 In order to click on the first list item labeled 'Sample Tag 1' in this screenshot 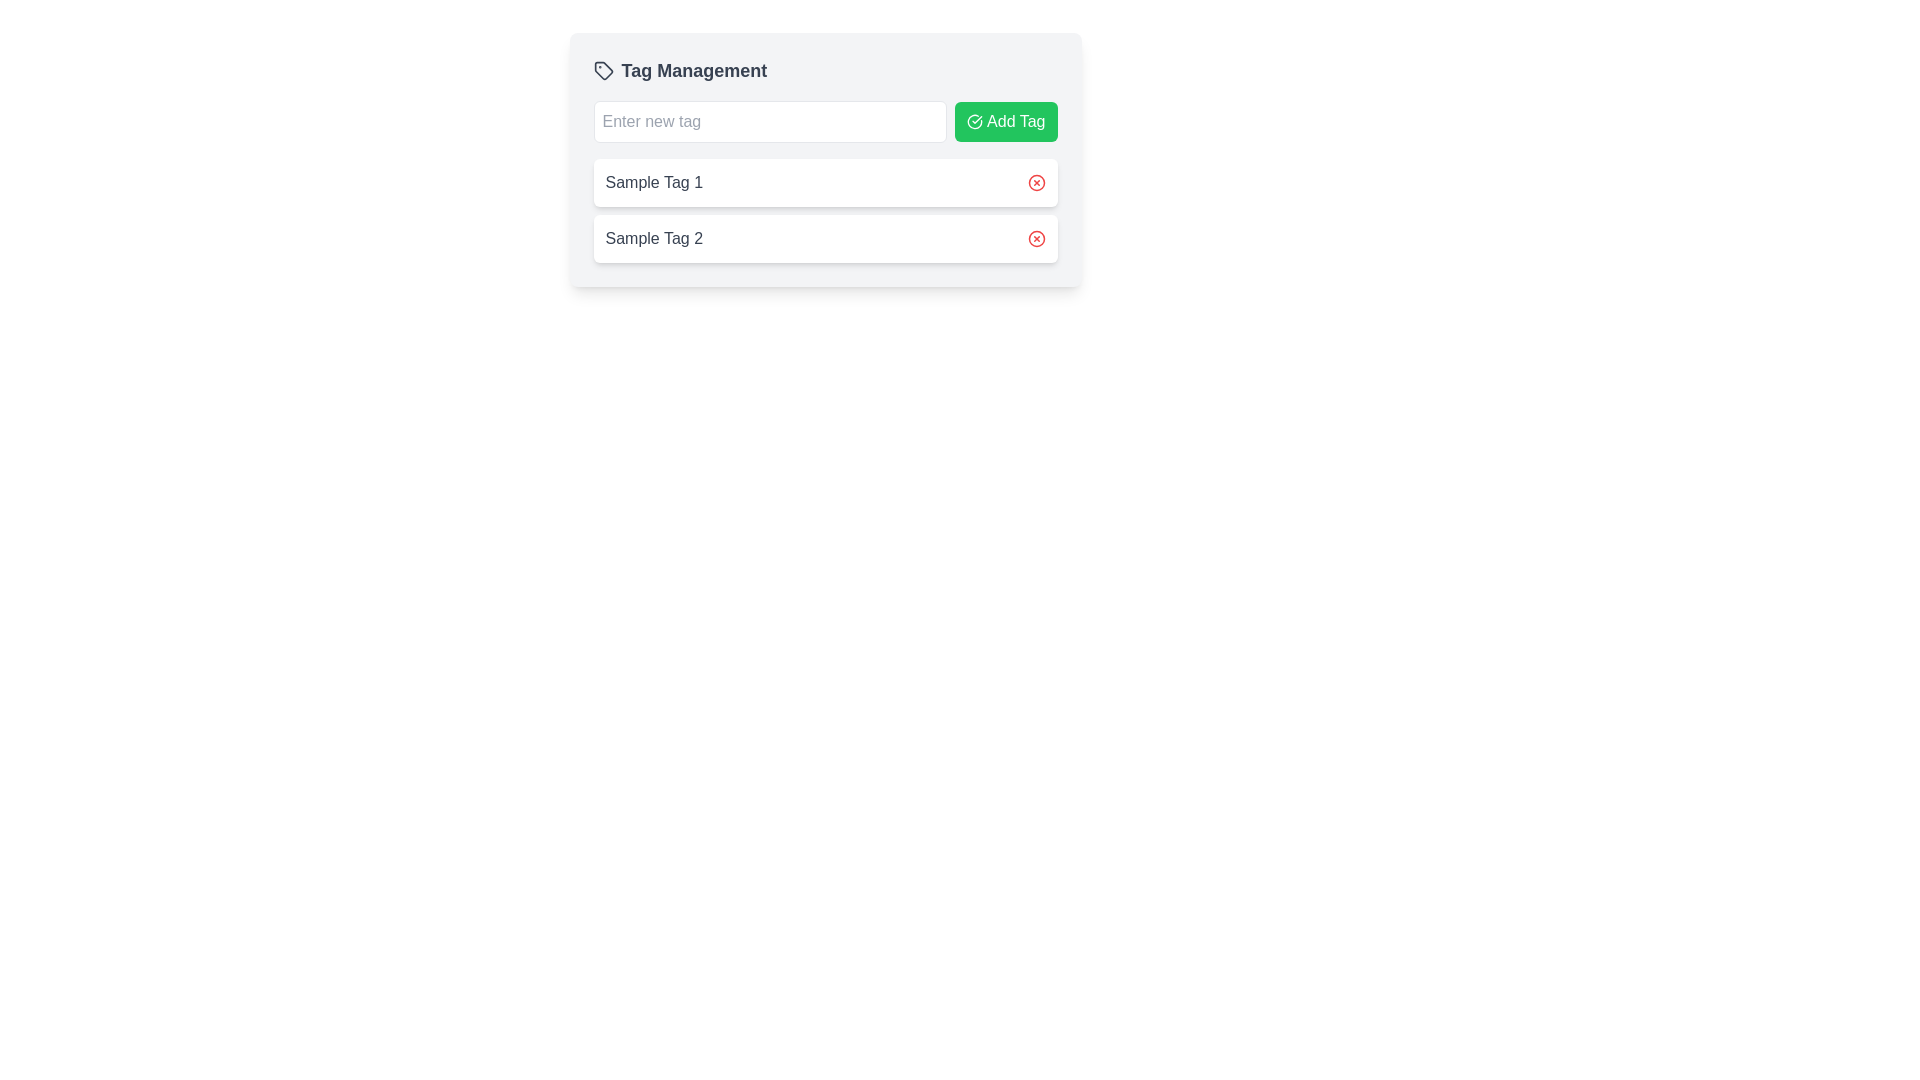, I will do `click(825, 182)`.